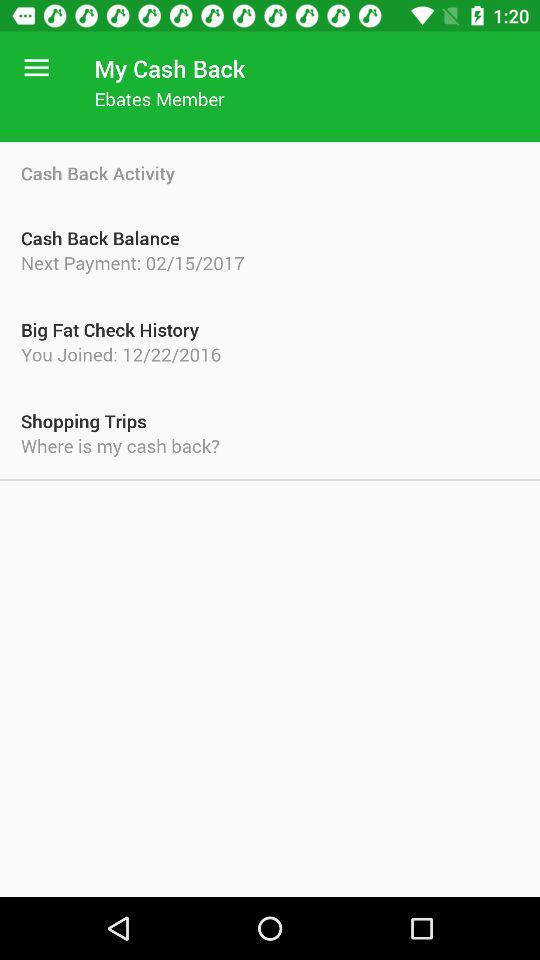  What do you see at coordinates (36, 68) in the screenshot?
I see `the icon to the left of my cash back item` at bounding box center [36, 68].